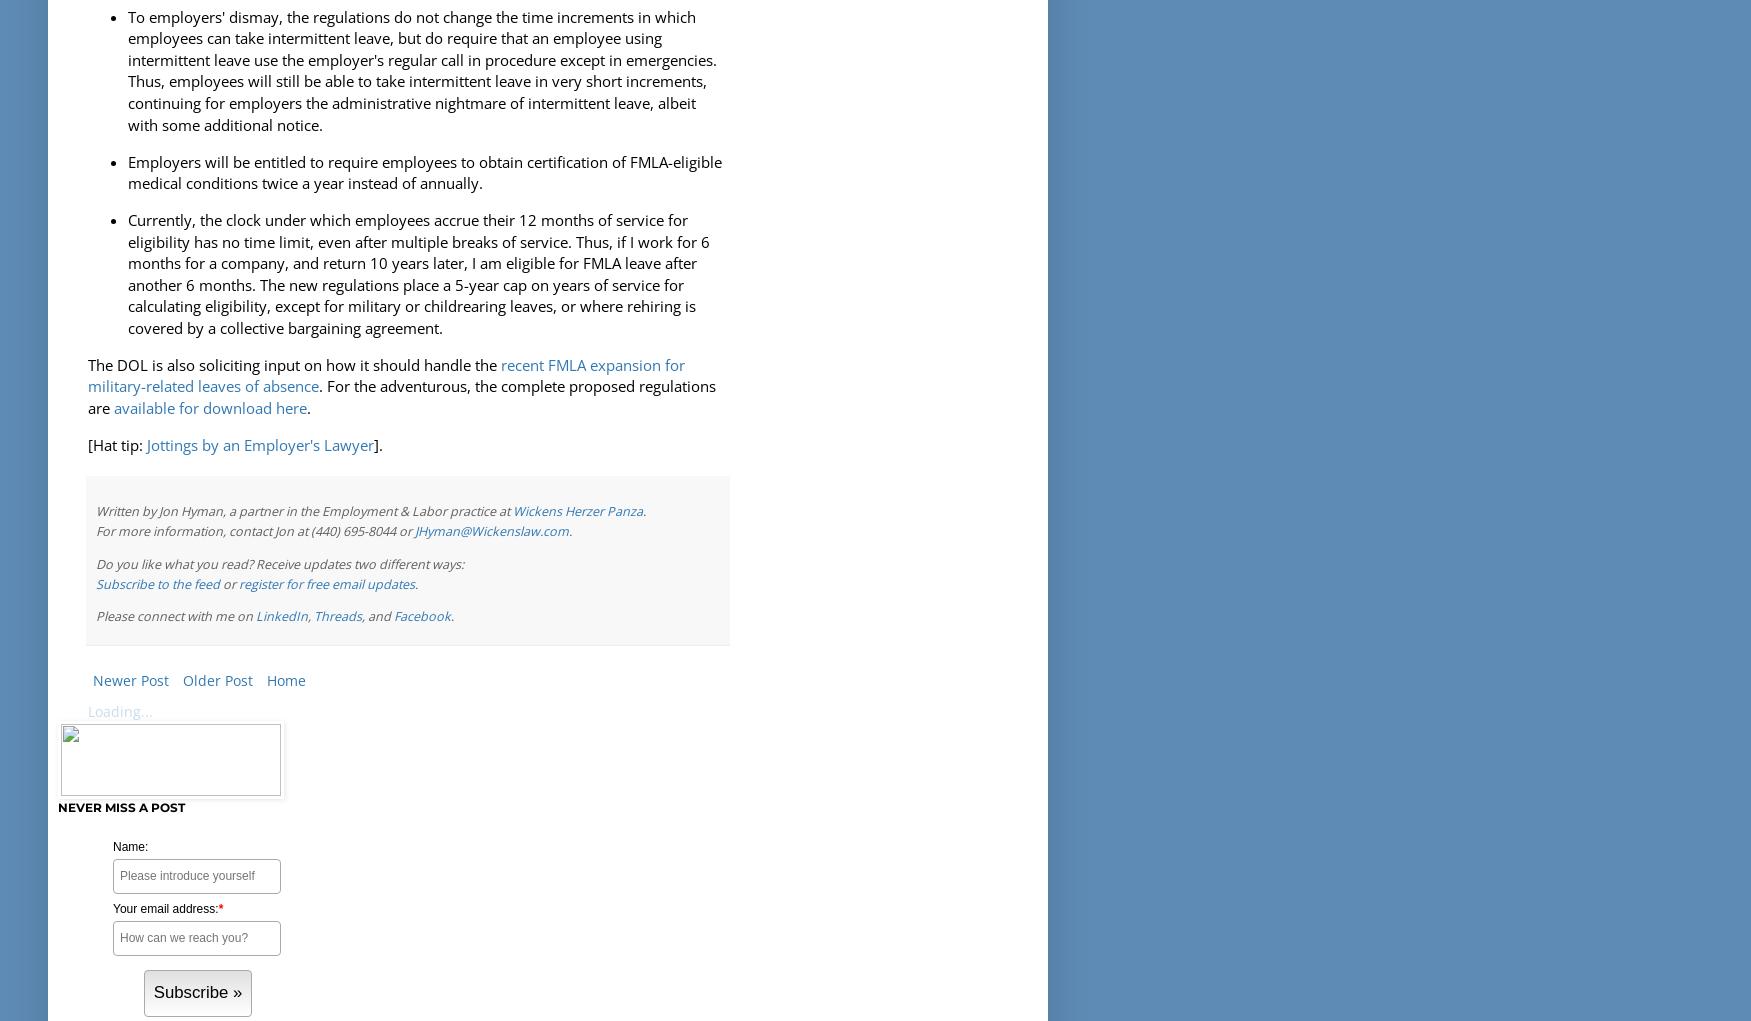 The height and width of the screenshot is (1021, 1751). What do you see at coordinates (491, 530) in the screenshot?
I see `'JHyman@Wickenslaw.com'` at bounding box center [491, 530].